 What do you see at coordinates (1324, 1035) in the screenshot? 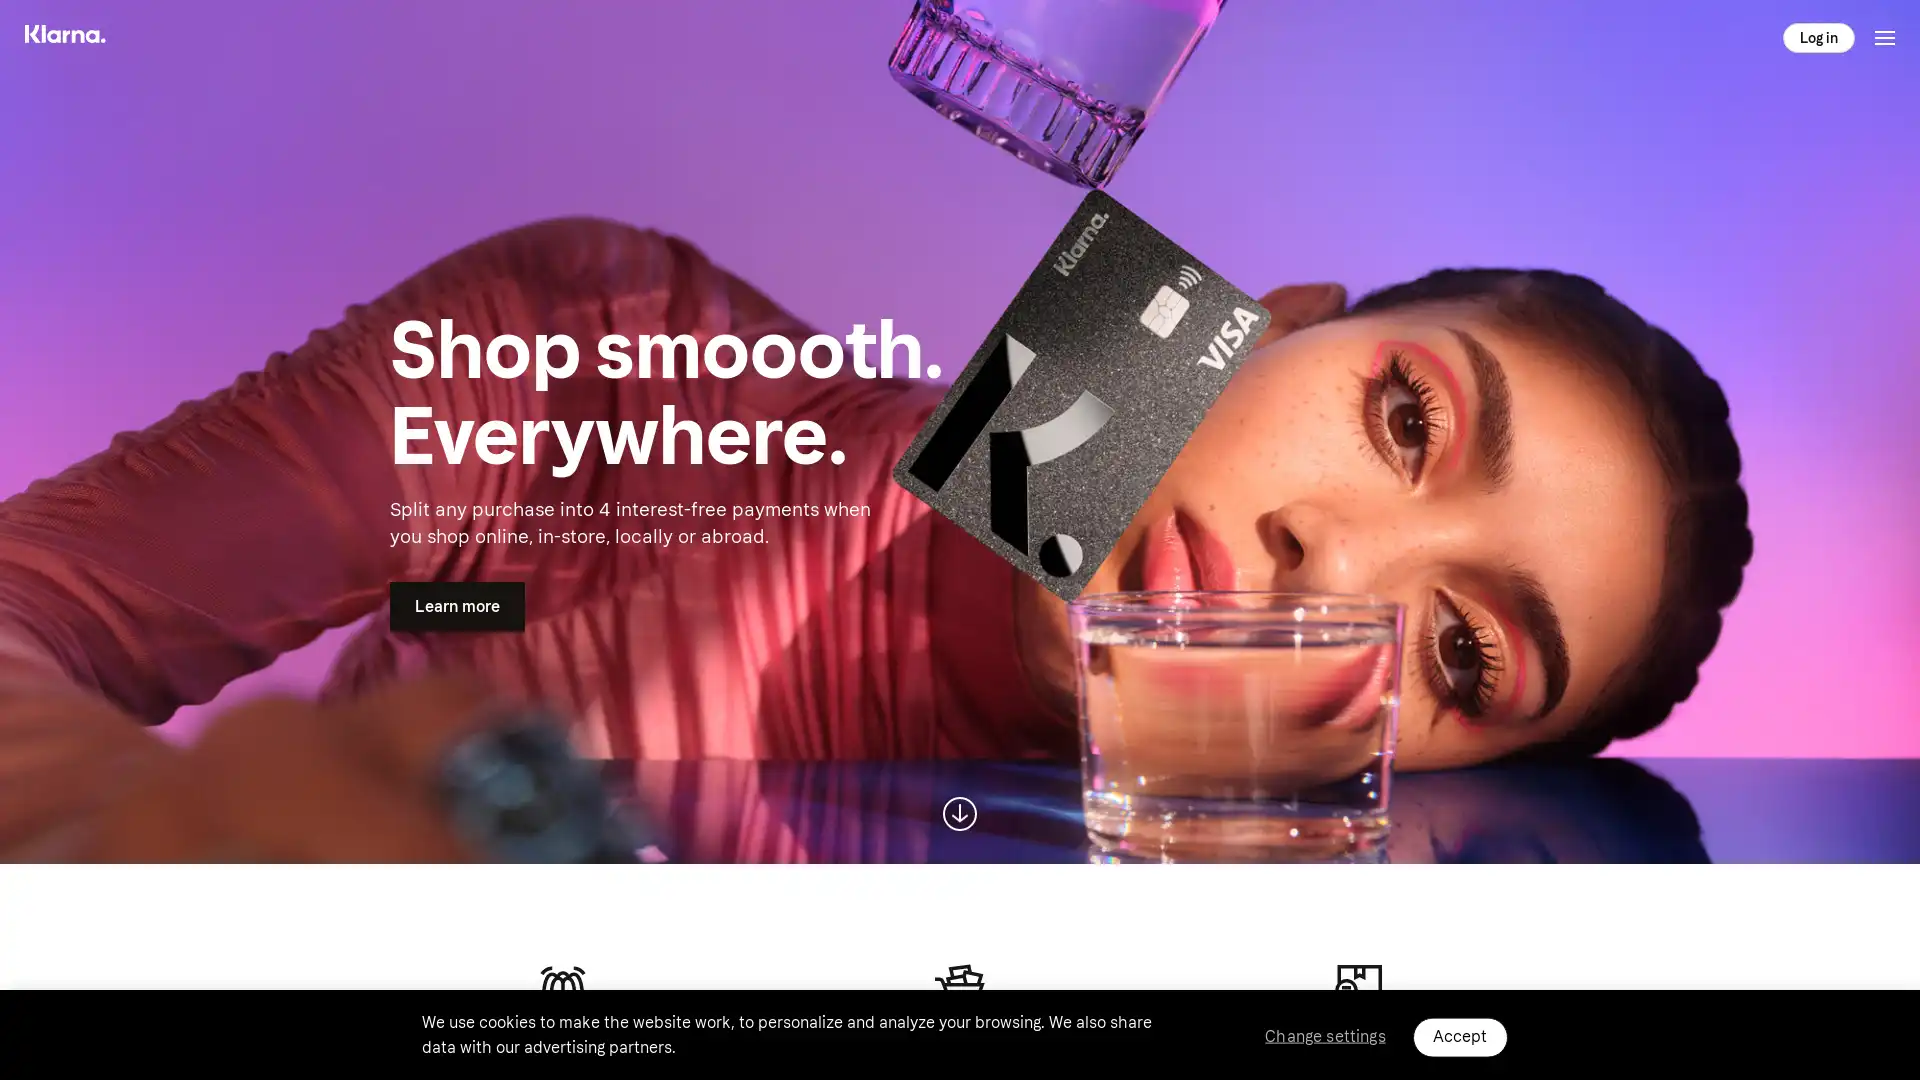
I see `Change settings` at bounding box center [1324, 1035].